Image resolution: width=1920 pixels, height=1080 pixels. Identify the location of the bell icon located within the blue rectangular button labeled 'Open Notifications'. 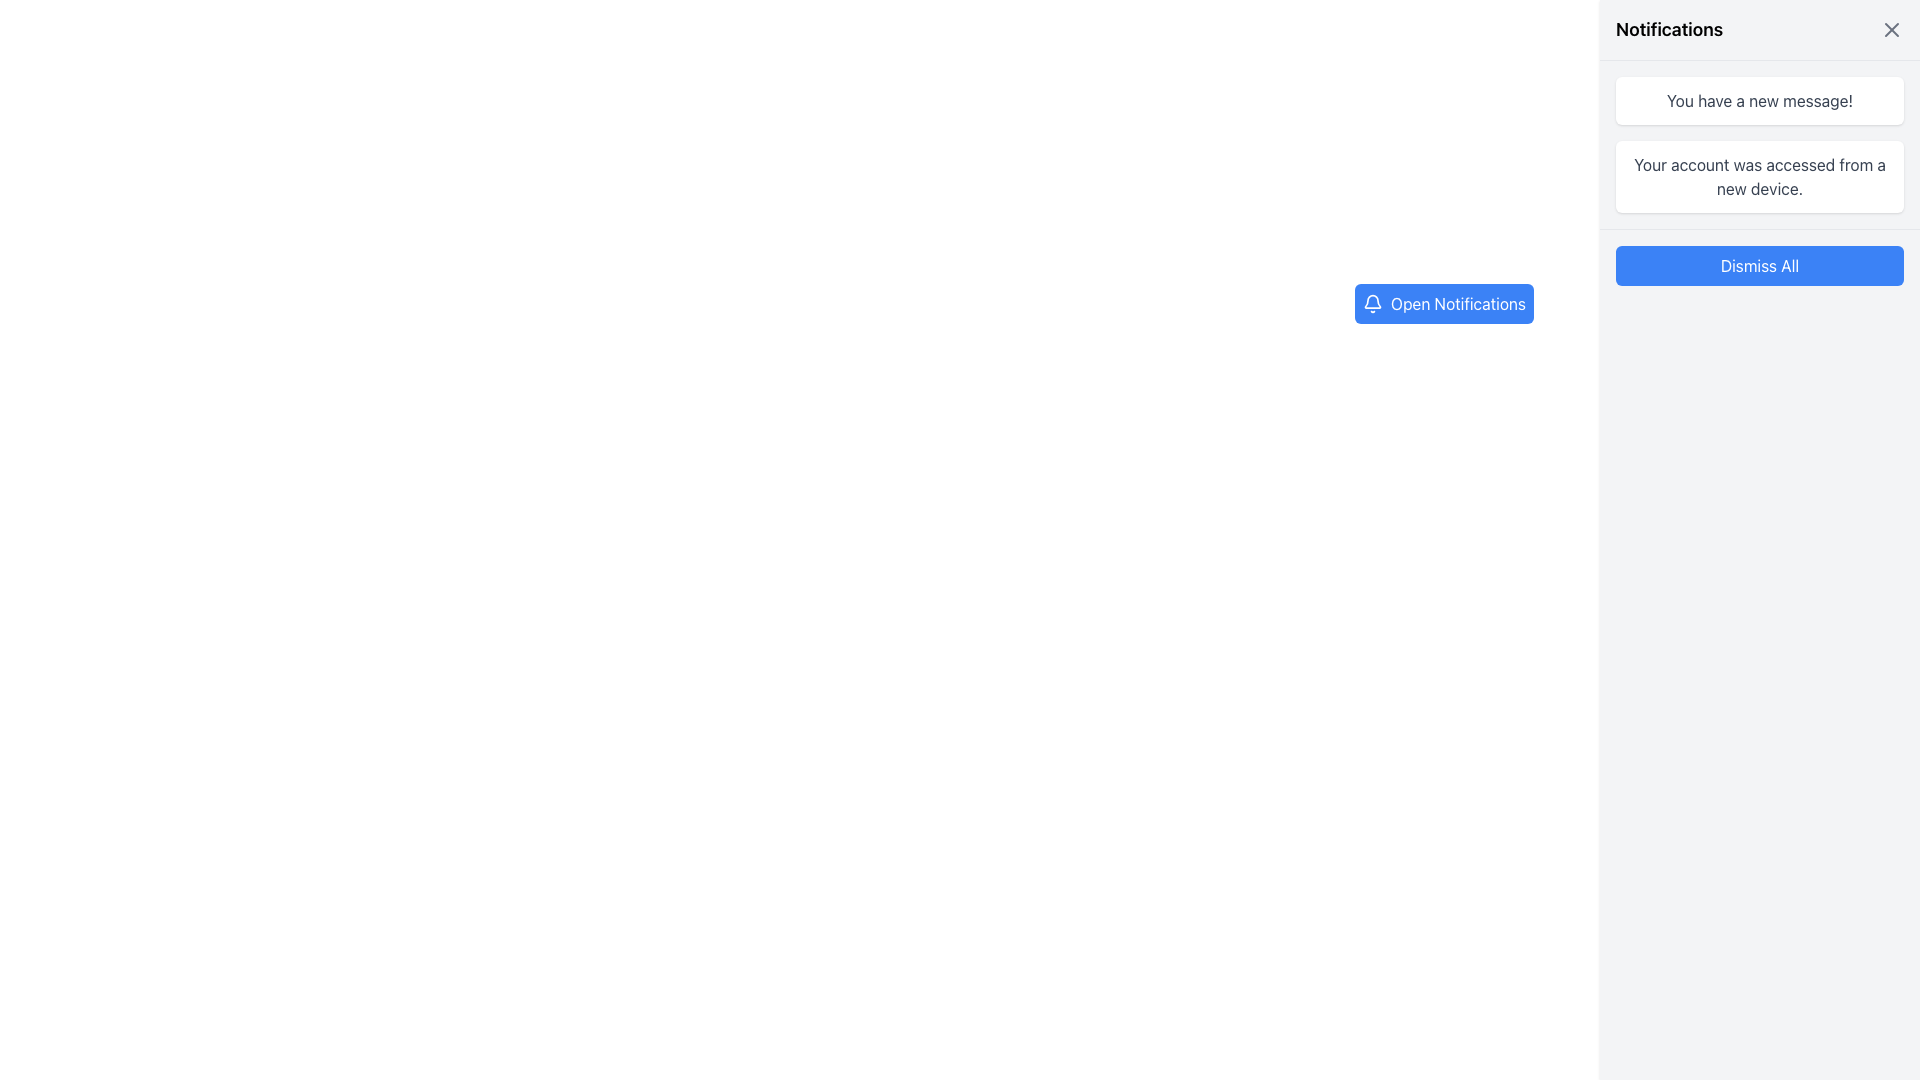
(1371, 304).